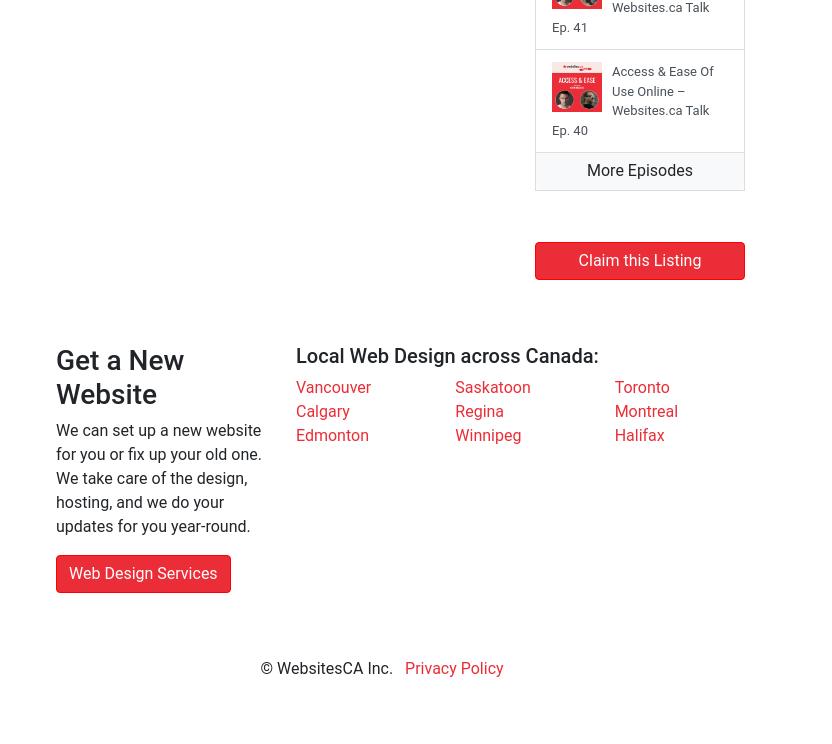 The height and width of the screenshot is (744, 832). Describe the element at coordinates (404, 667) in the screenshot. I see `'Privacy Policy'` at that location.